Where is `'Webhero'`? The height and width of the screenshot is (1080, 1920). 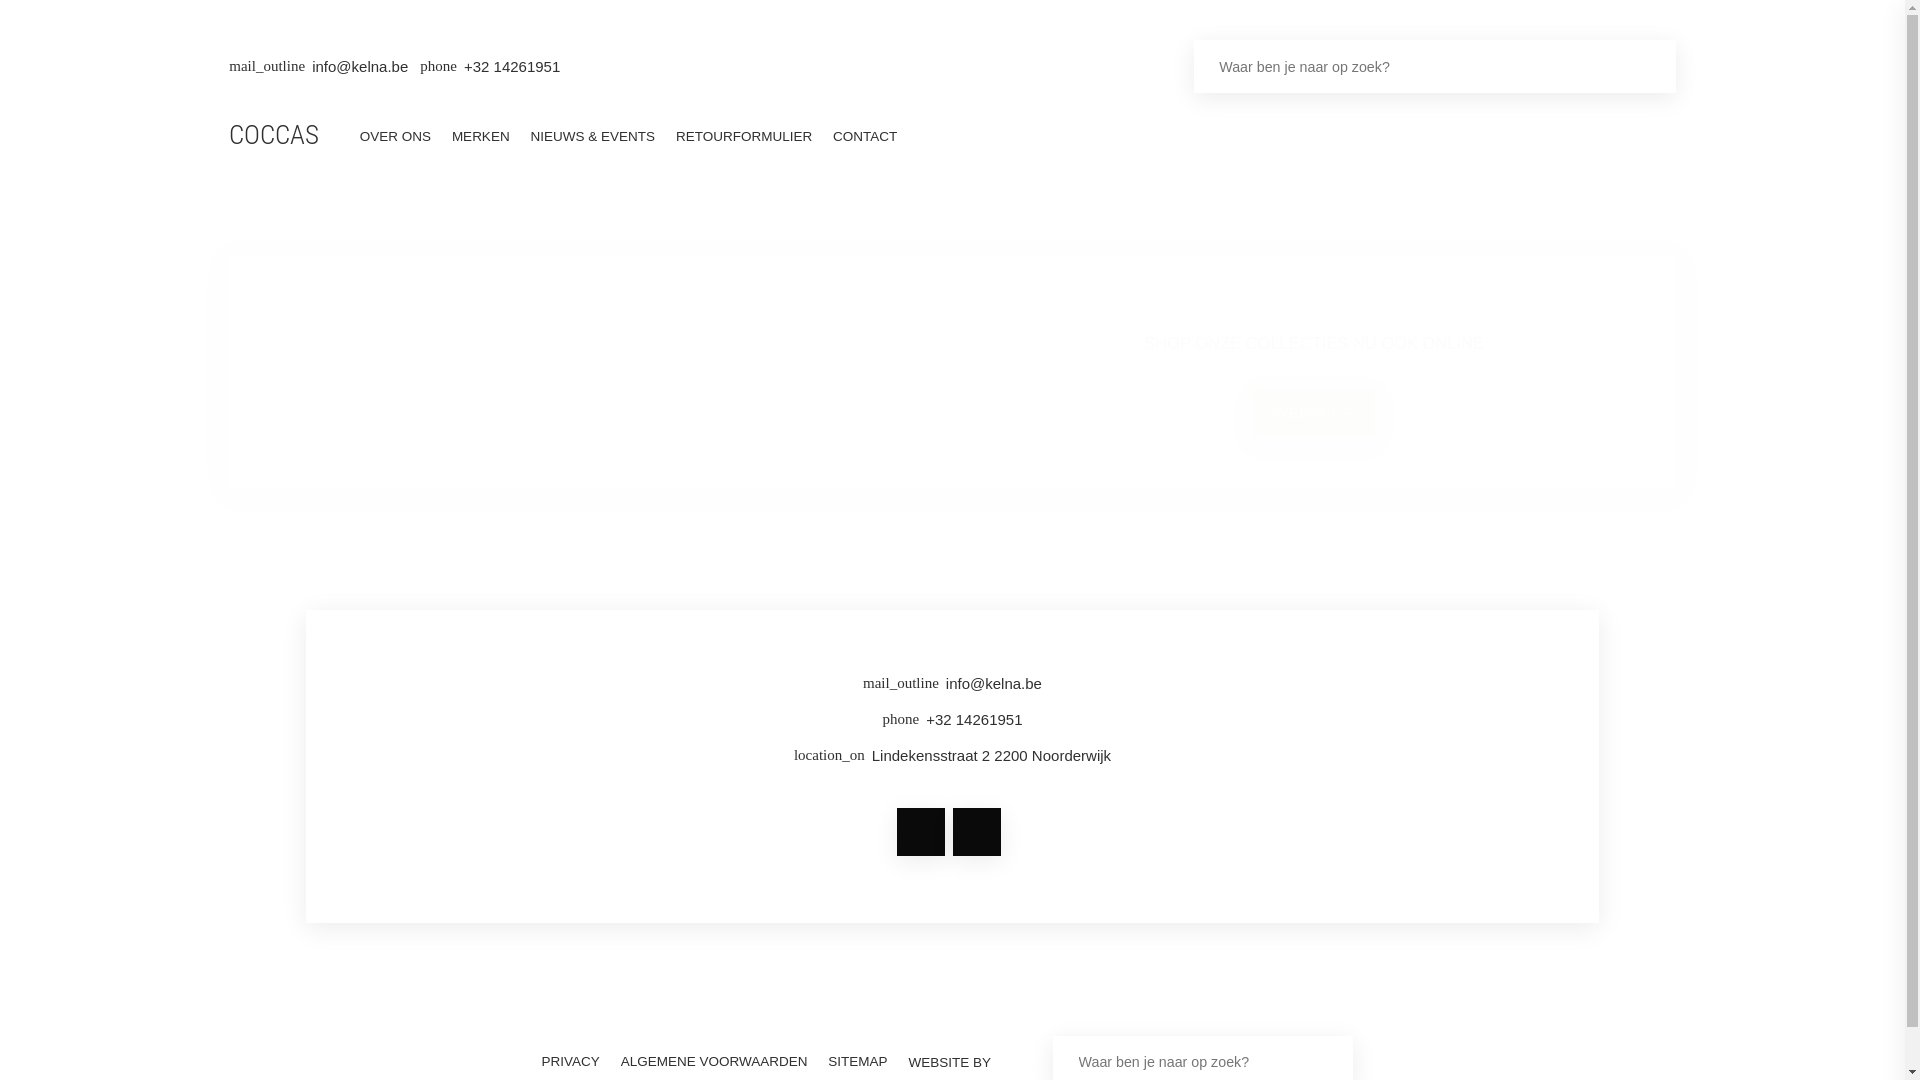
'Webhero' is located at coordinates (1016, 1061).